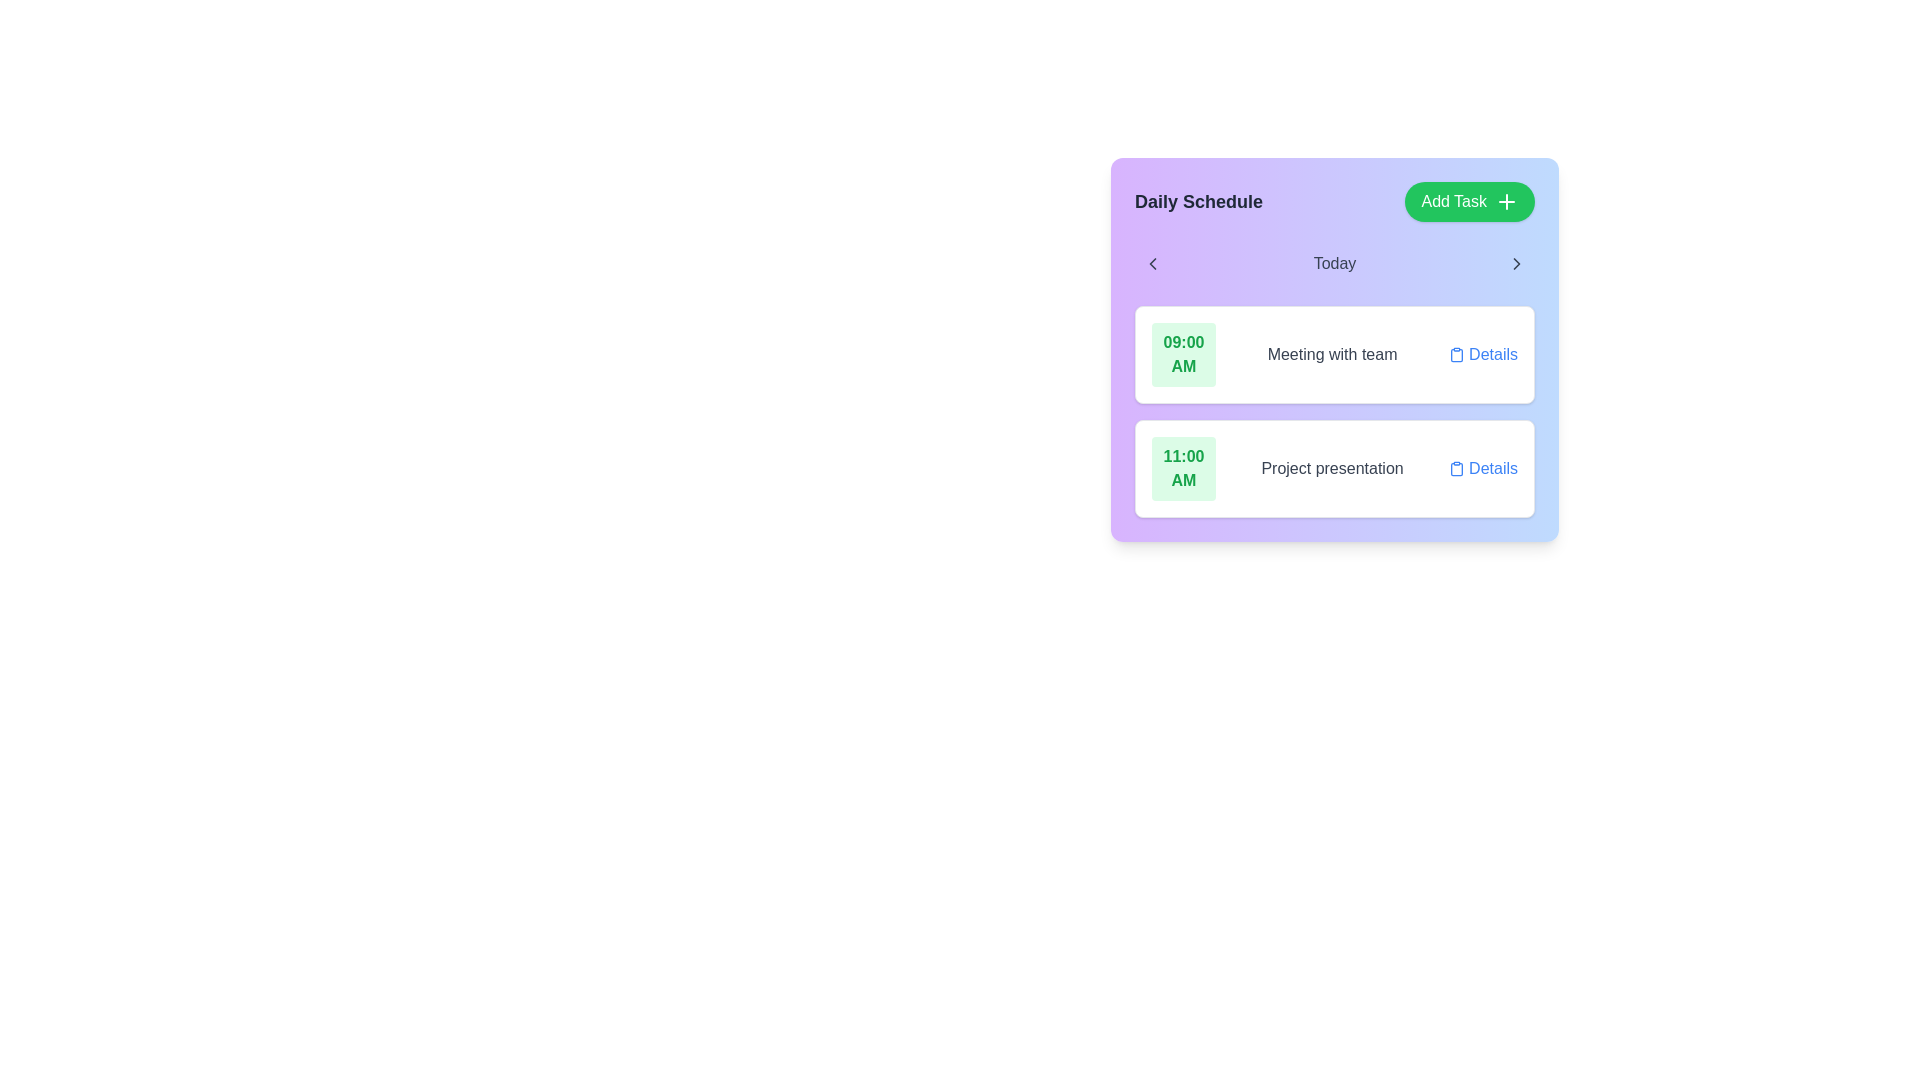 This screenshot has width=1920, height=1080. I want to click on the small left-facing chevron arrow button located in the upper-left corner of the section titled 'Today', so click(1152, 262).